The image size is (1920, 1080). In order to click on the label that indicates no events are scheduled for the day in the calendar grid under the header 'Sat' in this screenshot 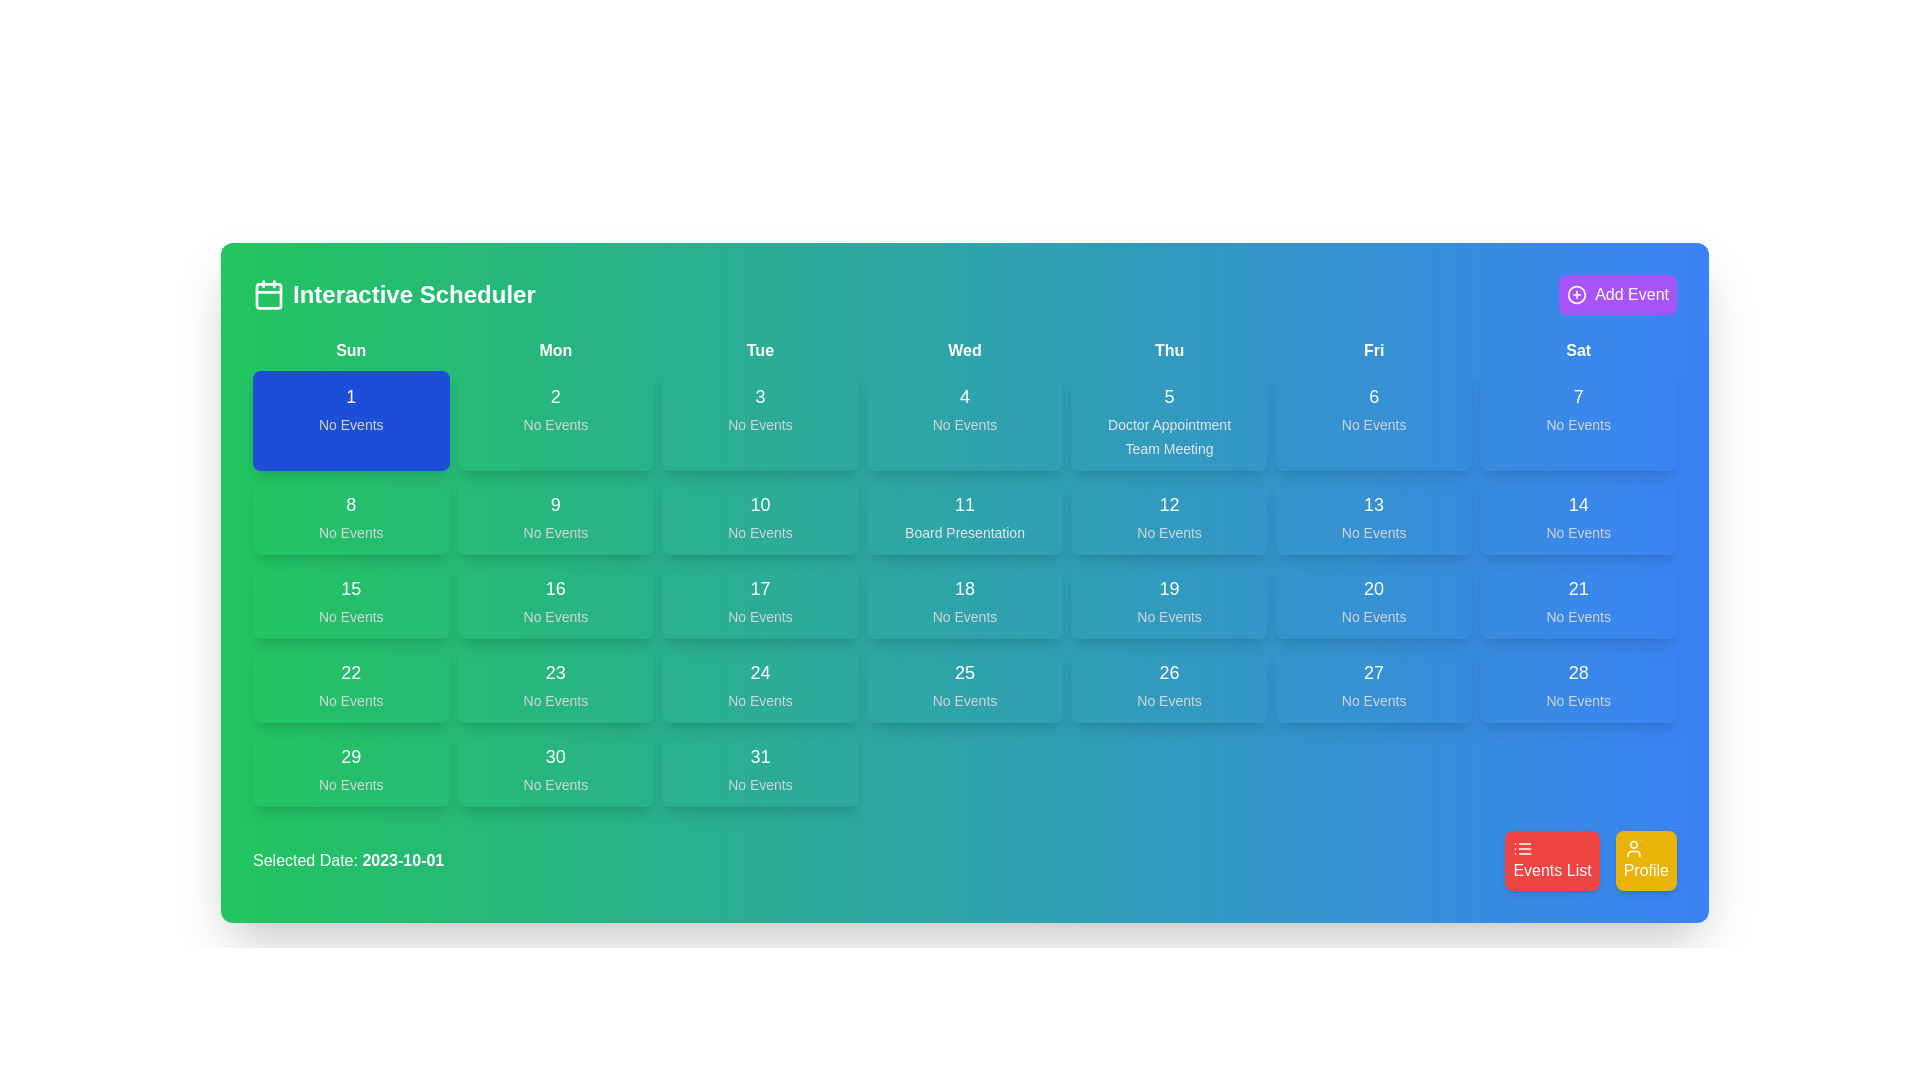, I will do `click(1577, 616)`.